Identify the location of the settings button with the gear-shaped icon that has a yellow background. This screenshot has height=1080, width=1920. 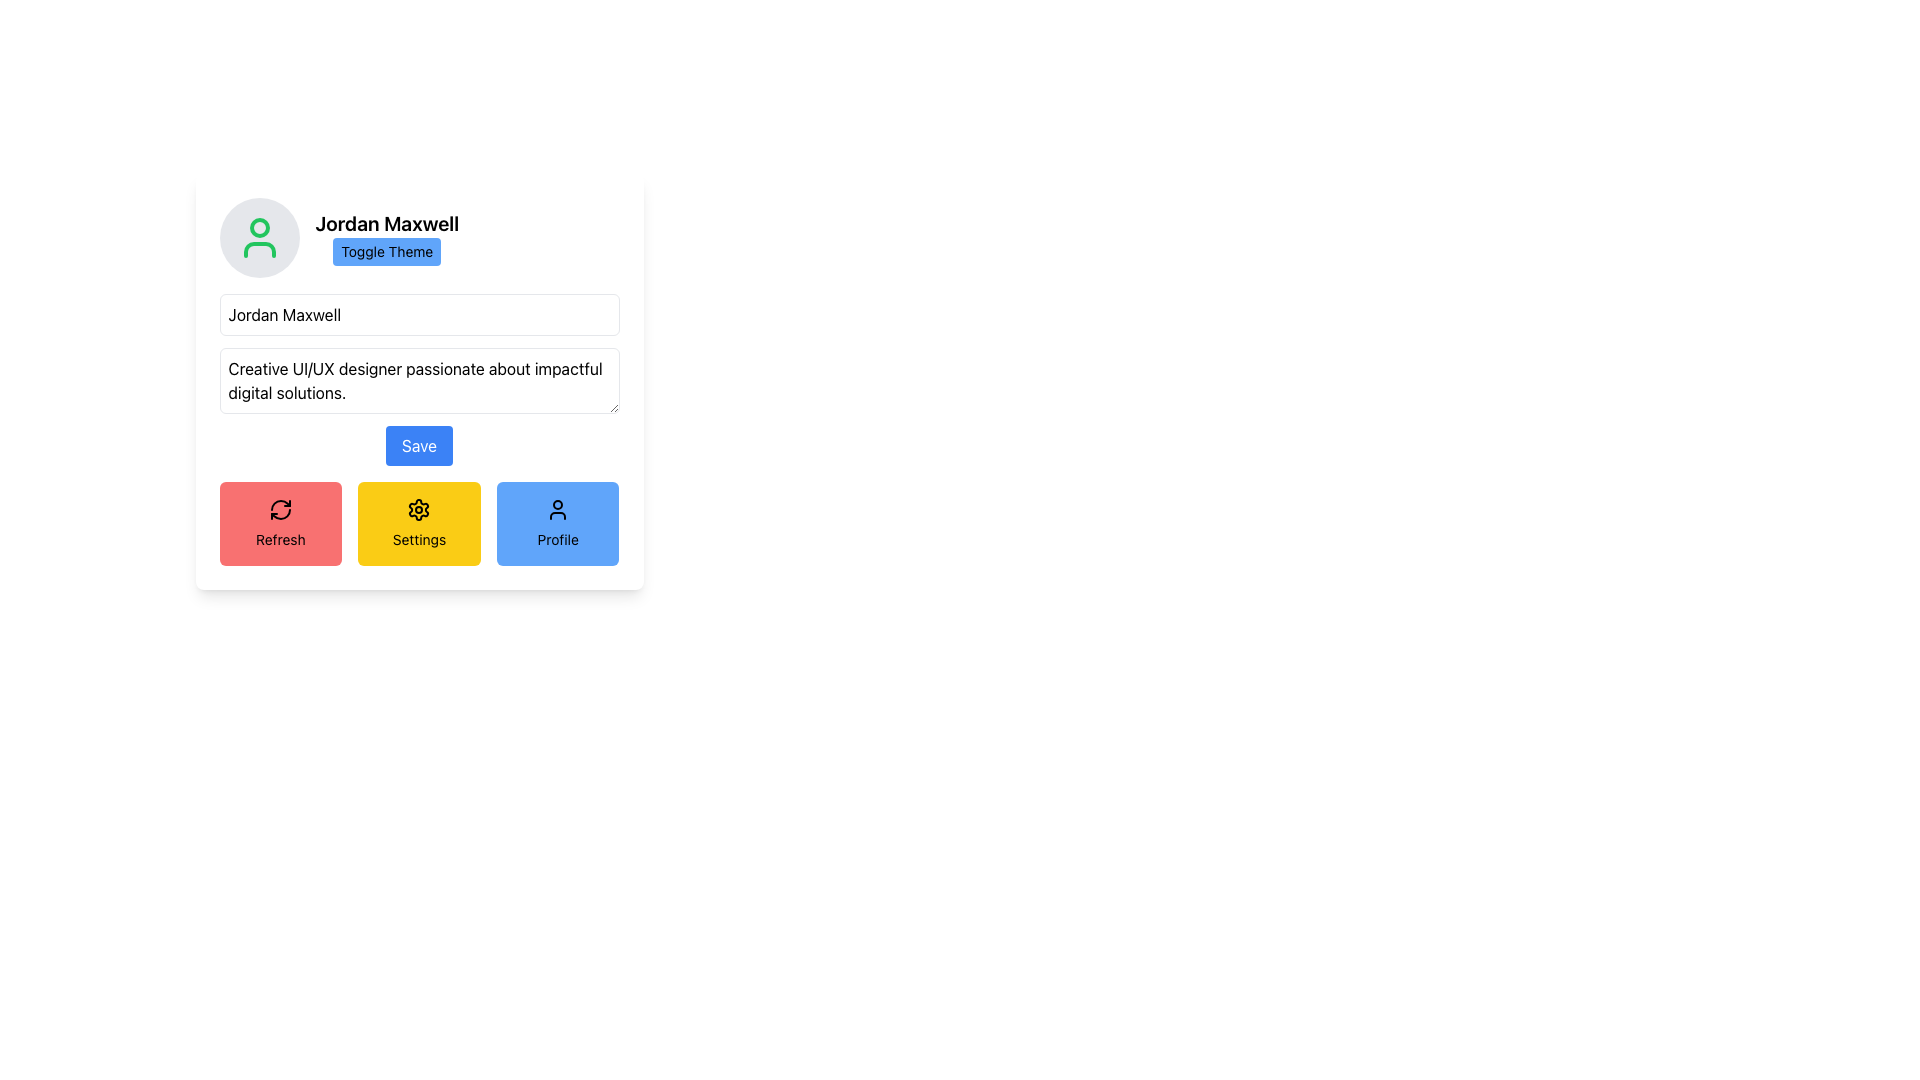
(418, 508).